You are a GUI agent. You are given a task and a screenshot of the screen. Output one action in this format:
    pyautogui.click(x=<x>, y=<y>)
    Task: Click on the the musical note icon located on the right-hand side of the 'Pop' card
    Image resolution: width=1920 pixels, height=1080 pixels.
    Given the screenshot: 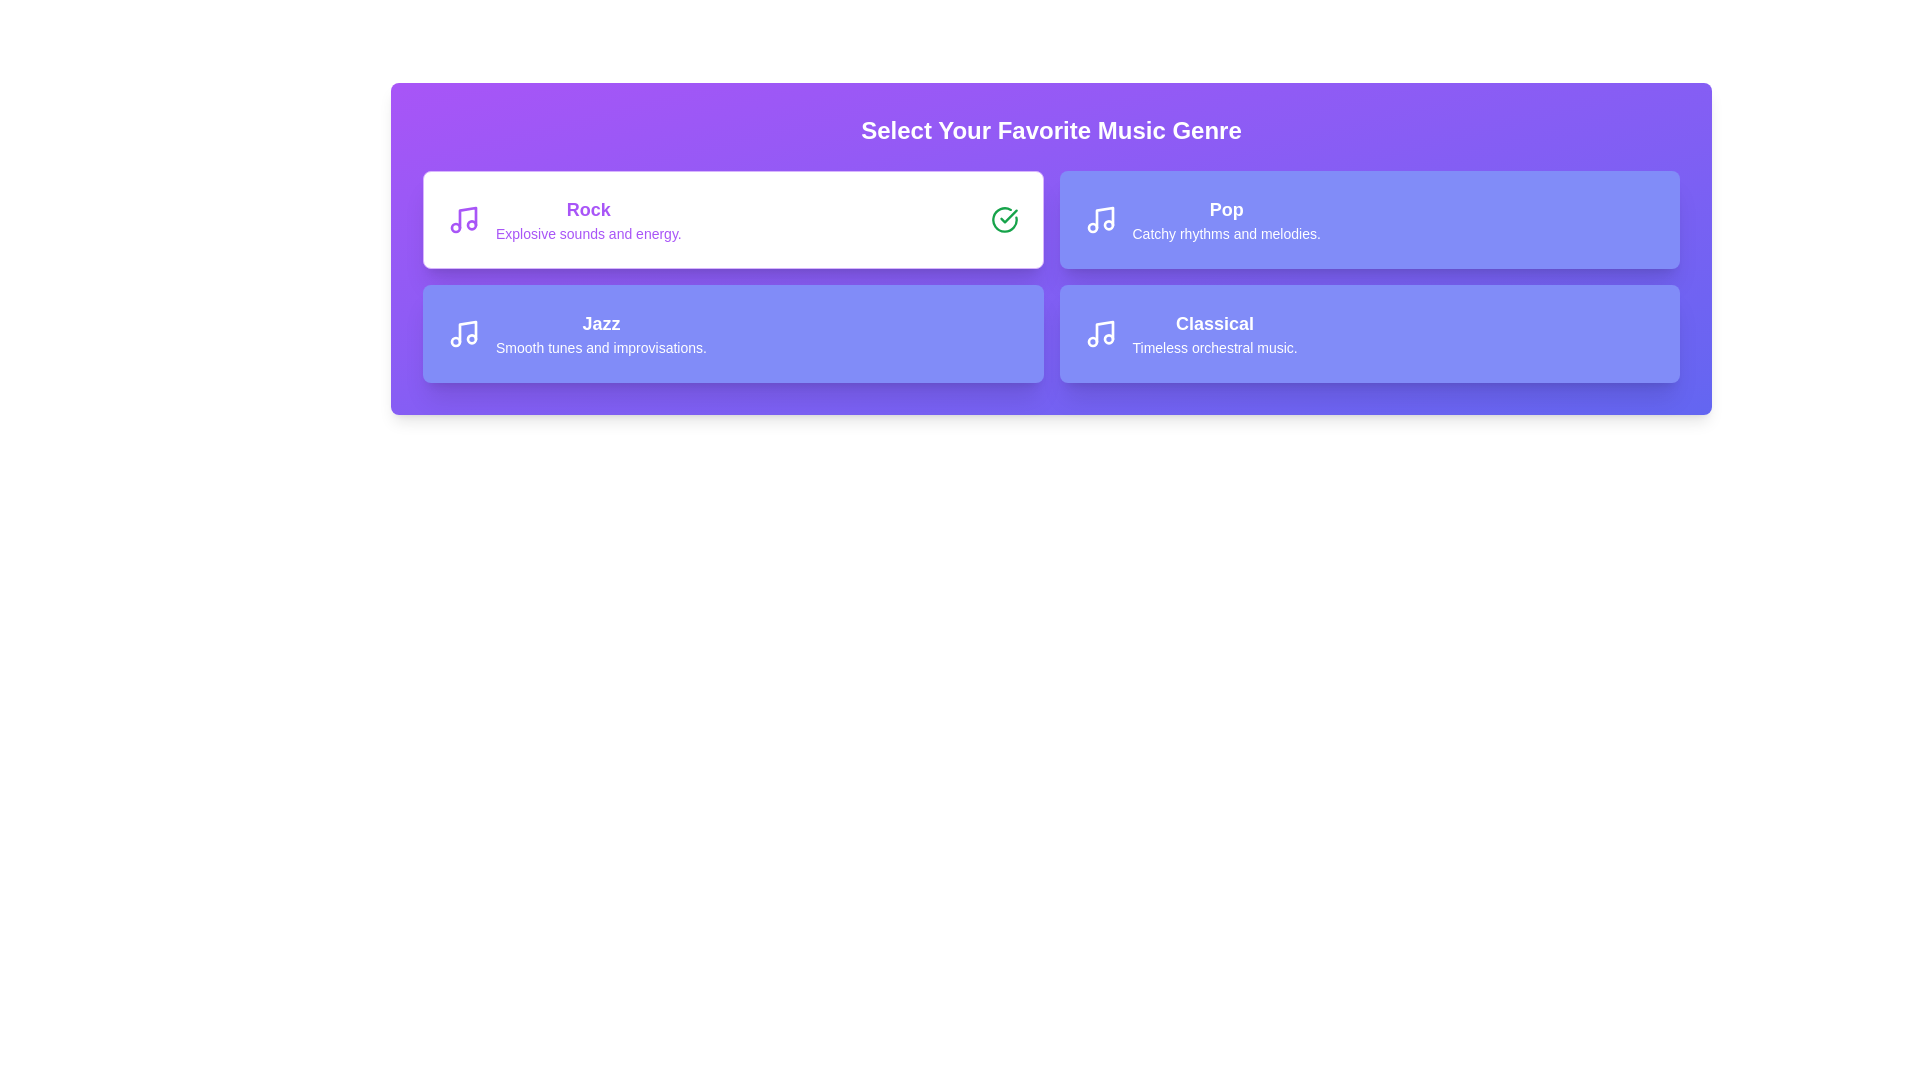 What is the action you would take?
    pyautogui.click(x=1099, y=219)
    